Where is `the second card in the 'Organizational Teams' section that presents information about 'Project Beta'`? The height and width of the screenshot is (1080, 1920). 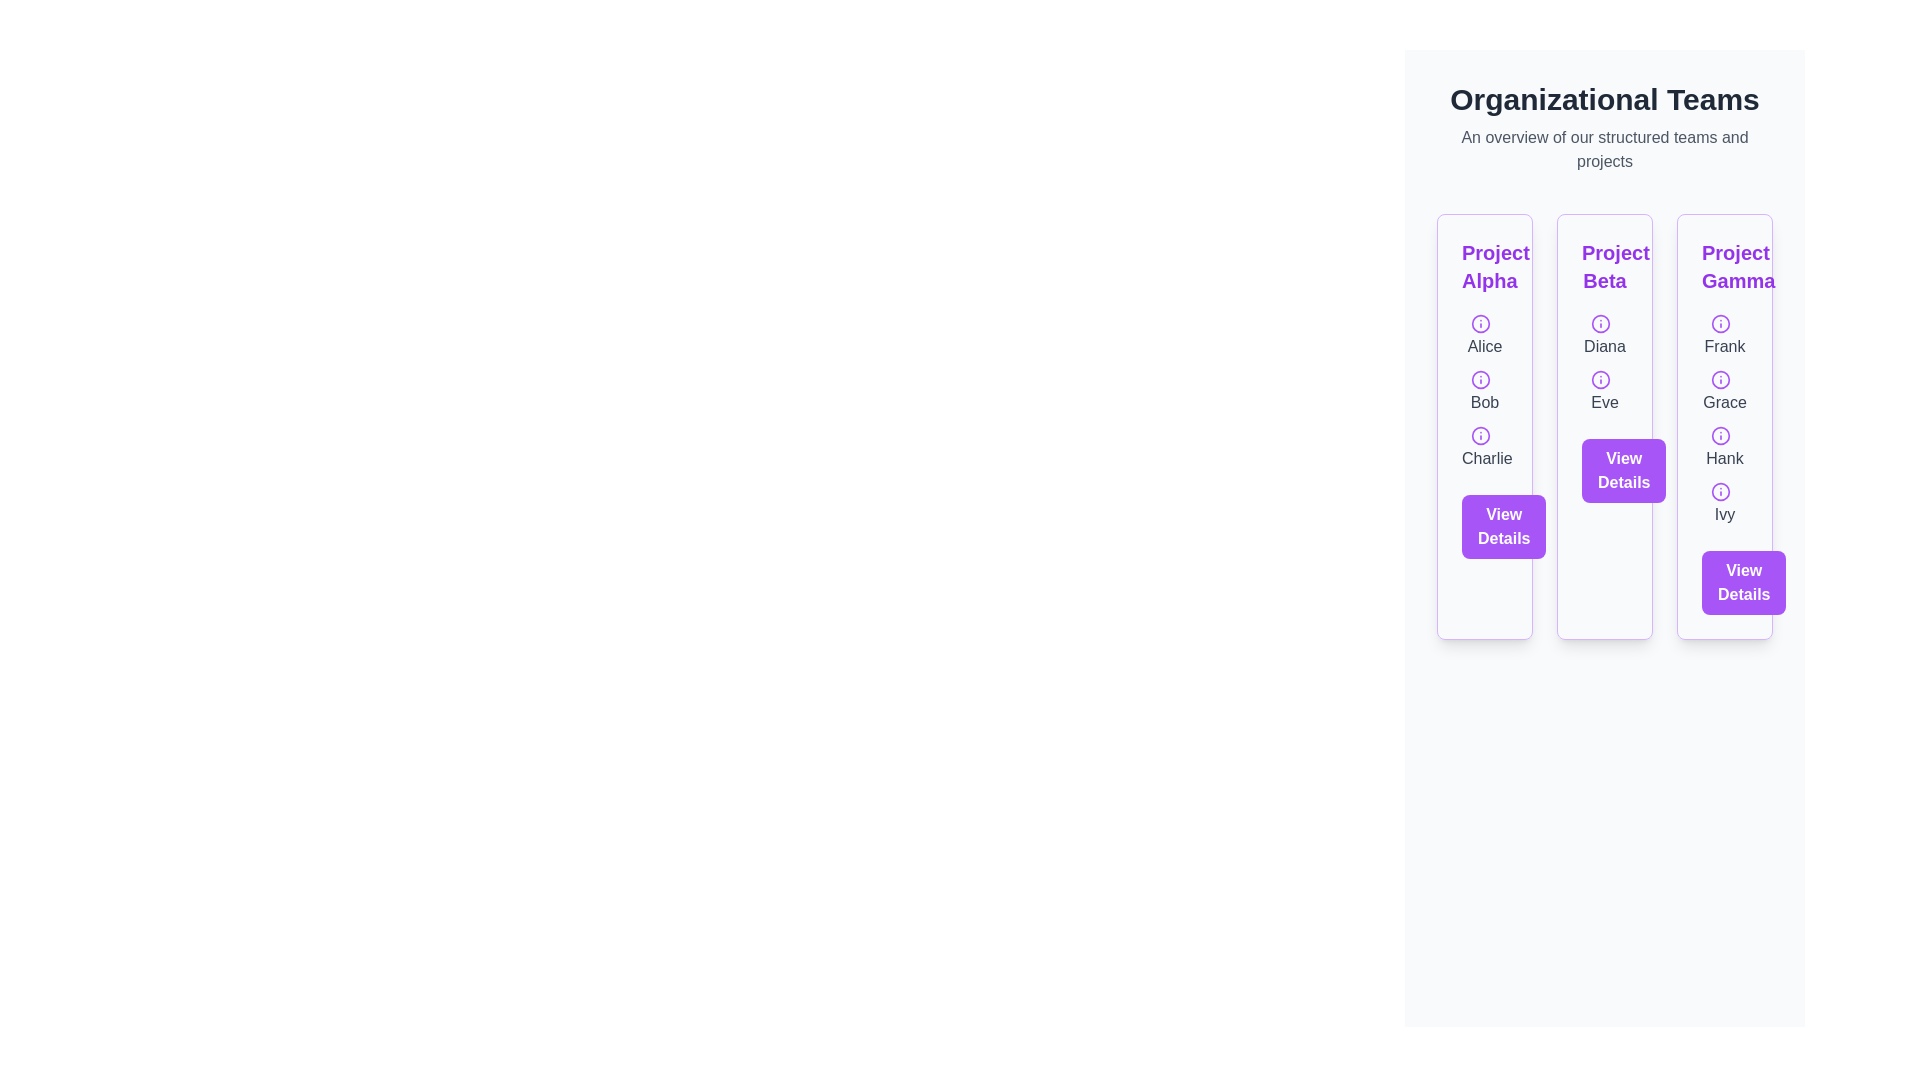 the second card in the 'Organizational Teams' section that presents information about 'Project Beta' is located at coordinates (1604, 426).